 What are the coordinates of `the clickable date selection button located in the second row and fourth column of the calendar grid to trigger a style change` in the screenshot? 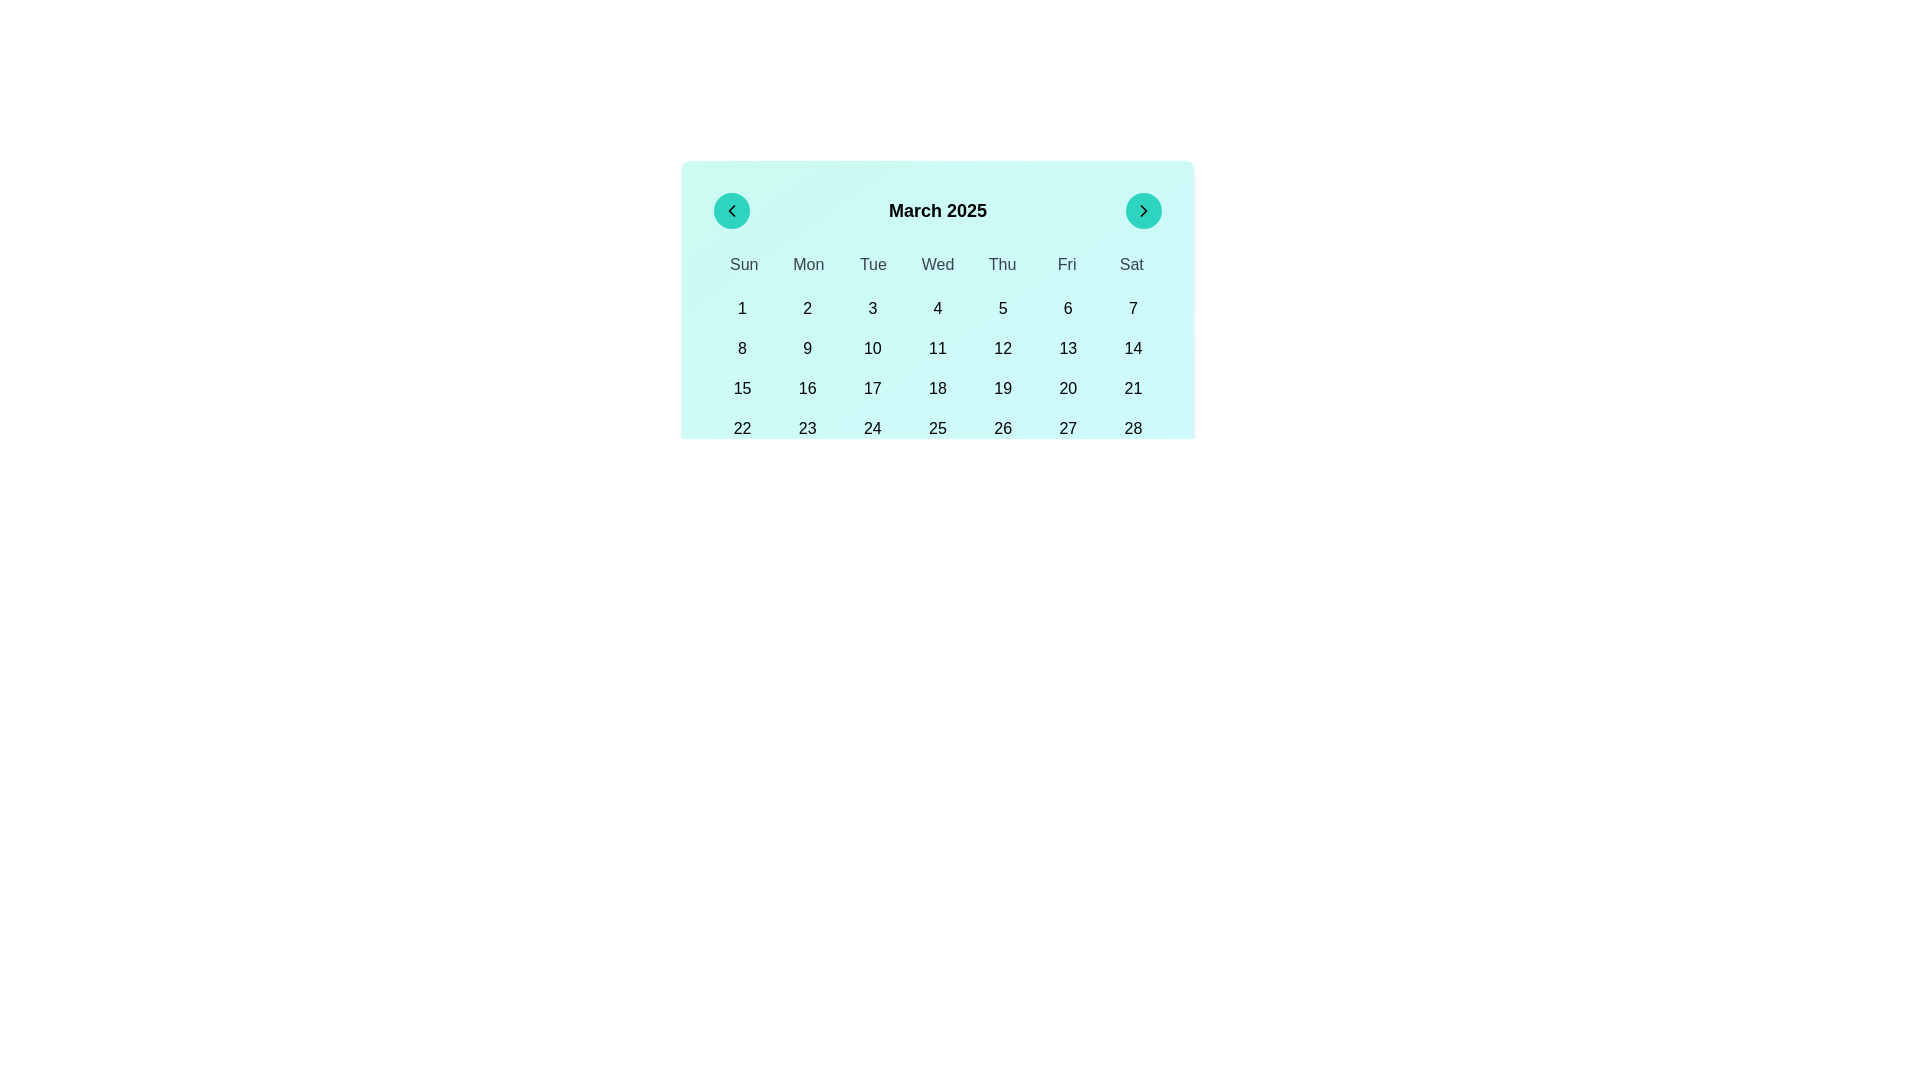 It's located at (936, 347).